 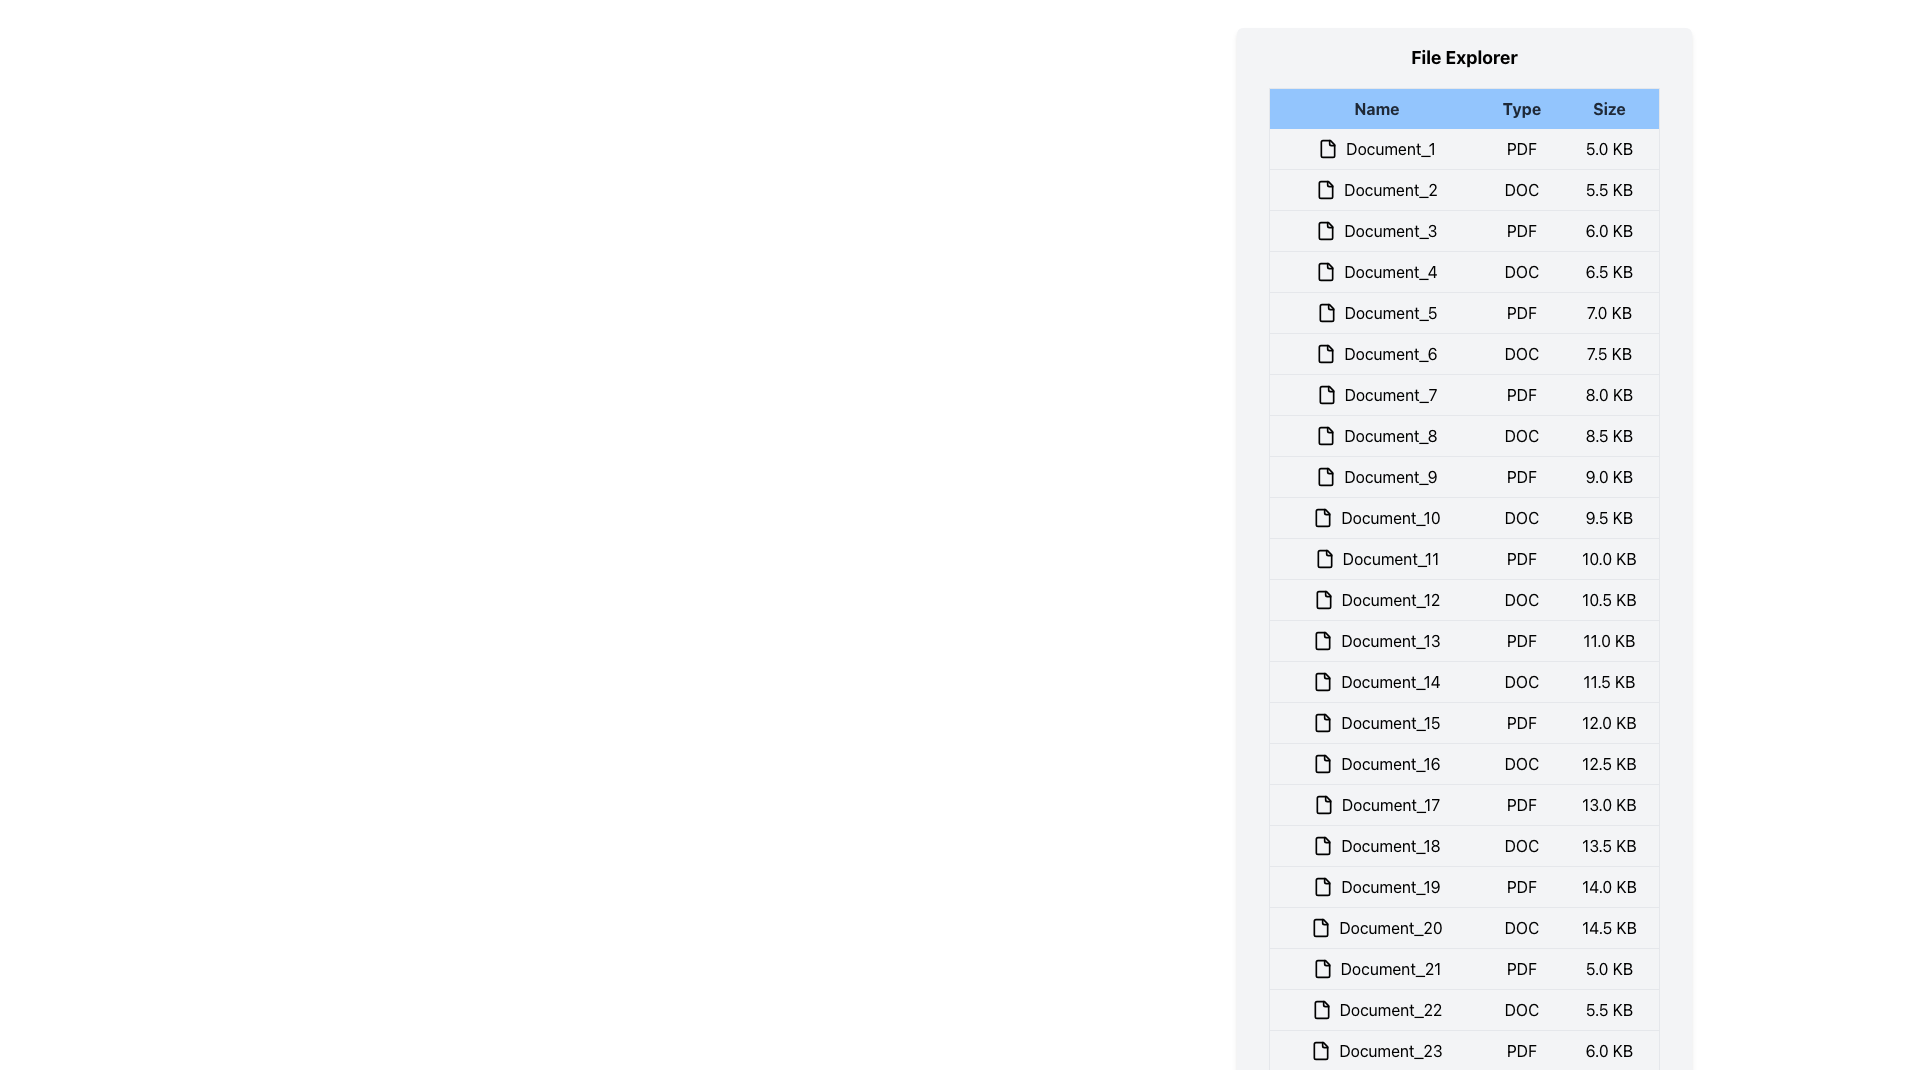 What do you see at coordinates (1321, 1049) in the screenshot?
I see `the base document shape of the file icon labeled 'Document_23' in the 'File Explorer' interface` at bounding box center [1321, 1049].